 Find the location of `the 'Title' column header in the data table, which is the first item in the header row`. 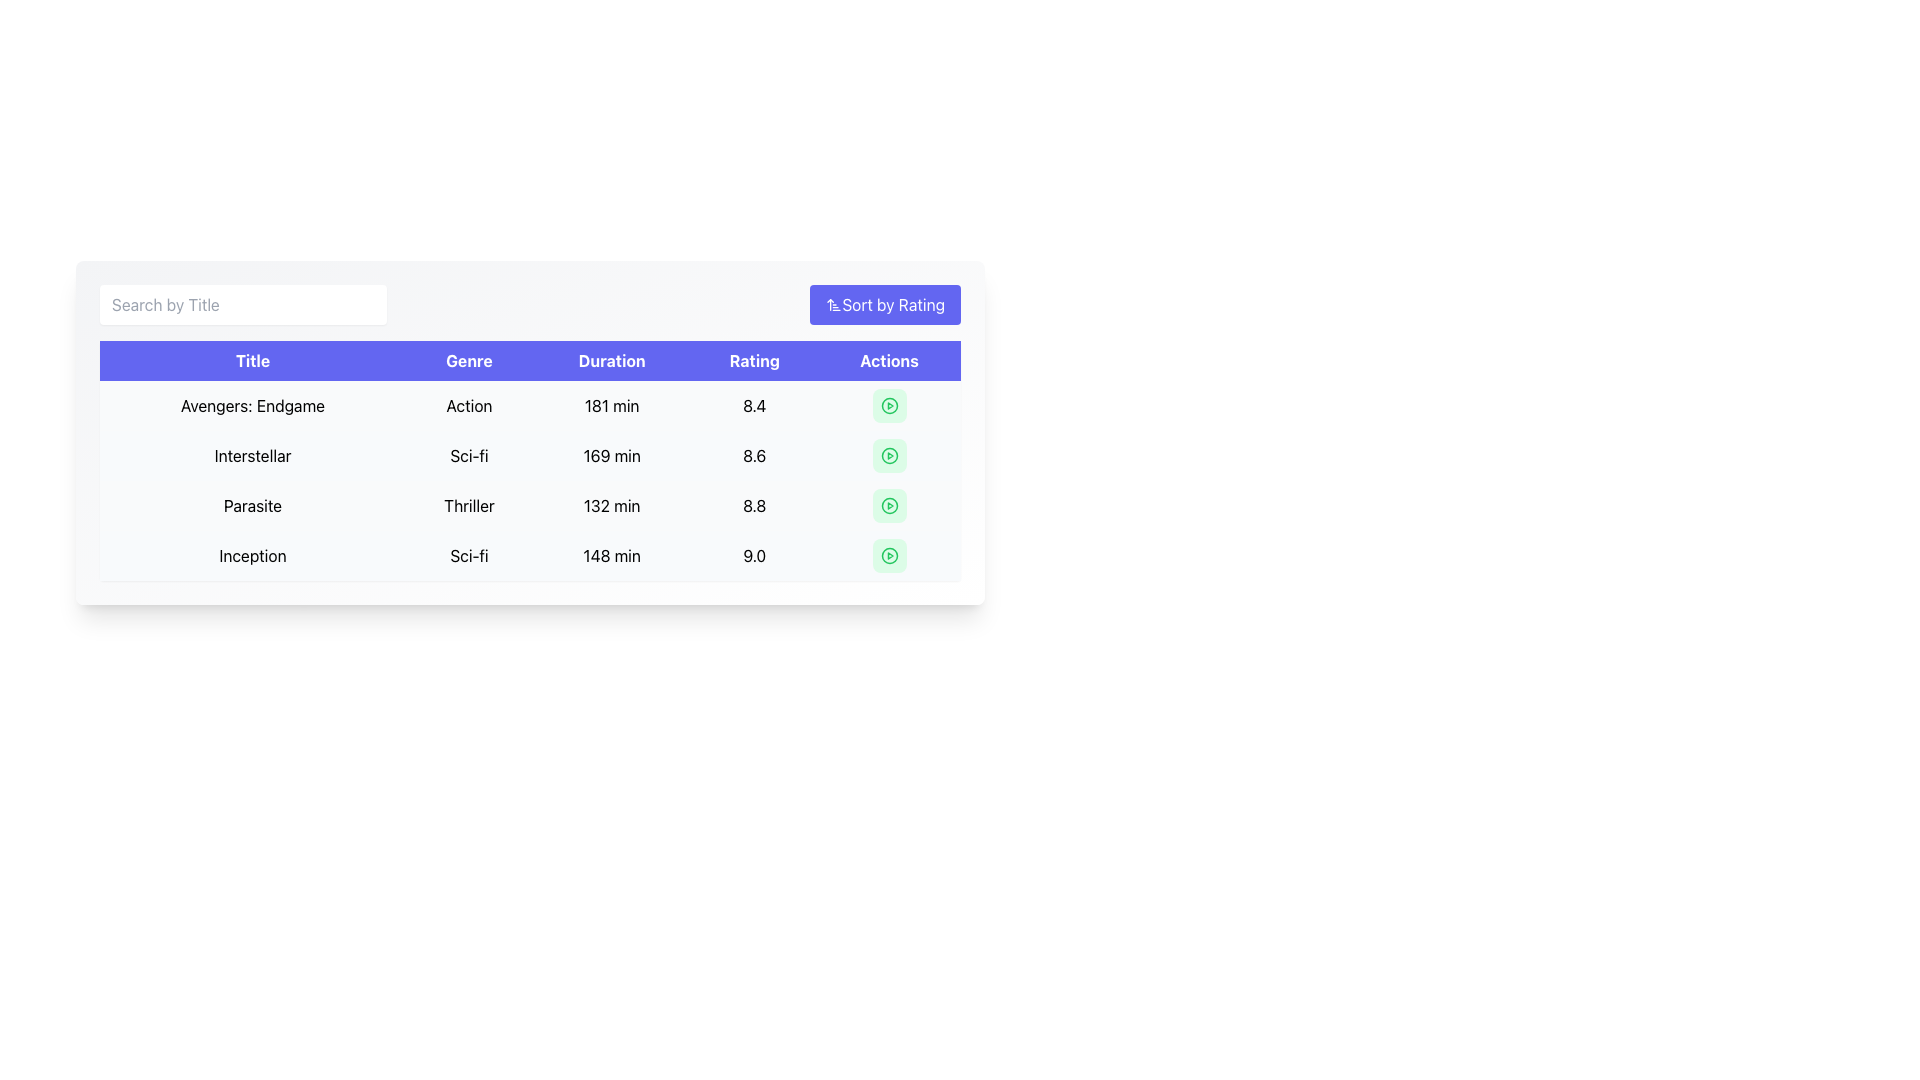

the 'Title' column header in the data table, which is the first item in the header row is located at coordinates (252, 361).